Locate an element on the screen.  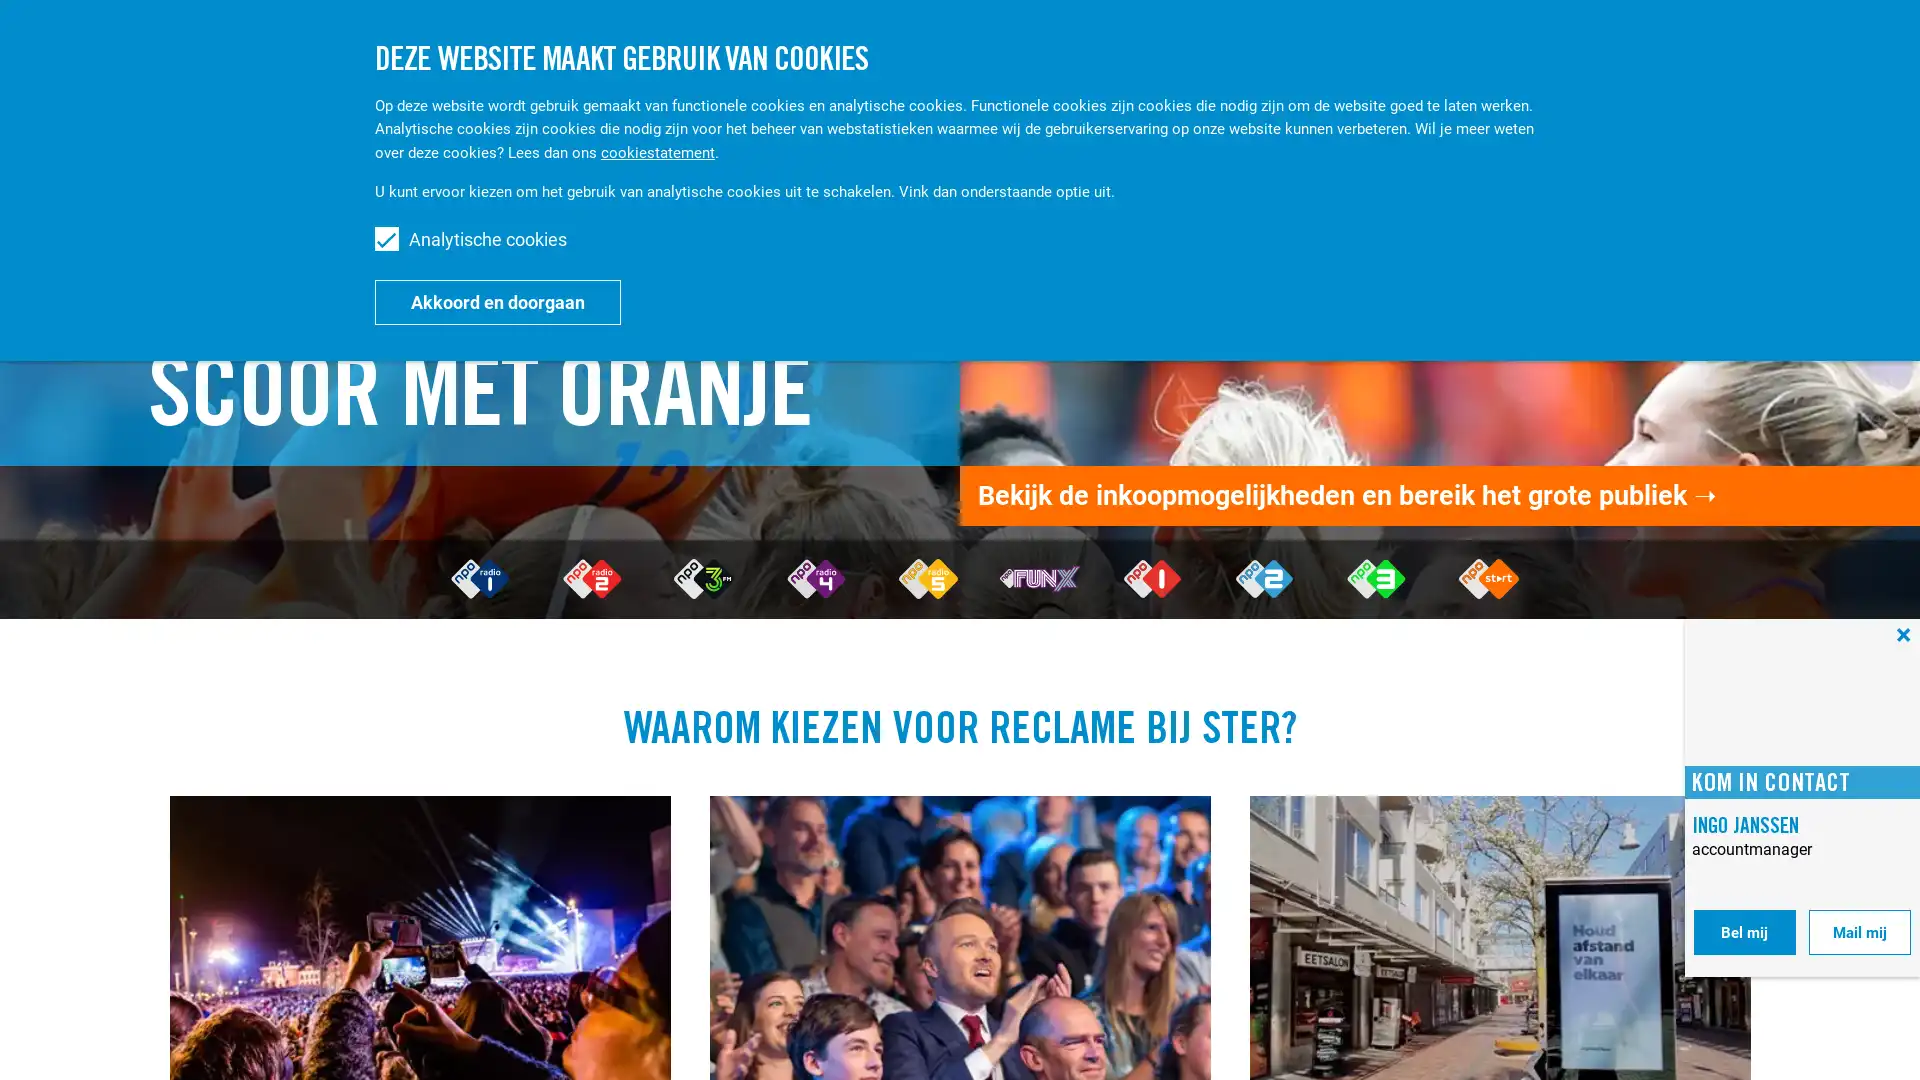
Bel mij is located at coordinates (1743, 932).